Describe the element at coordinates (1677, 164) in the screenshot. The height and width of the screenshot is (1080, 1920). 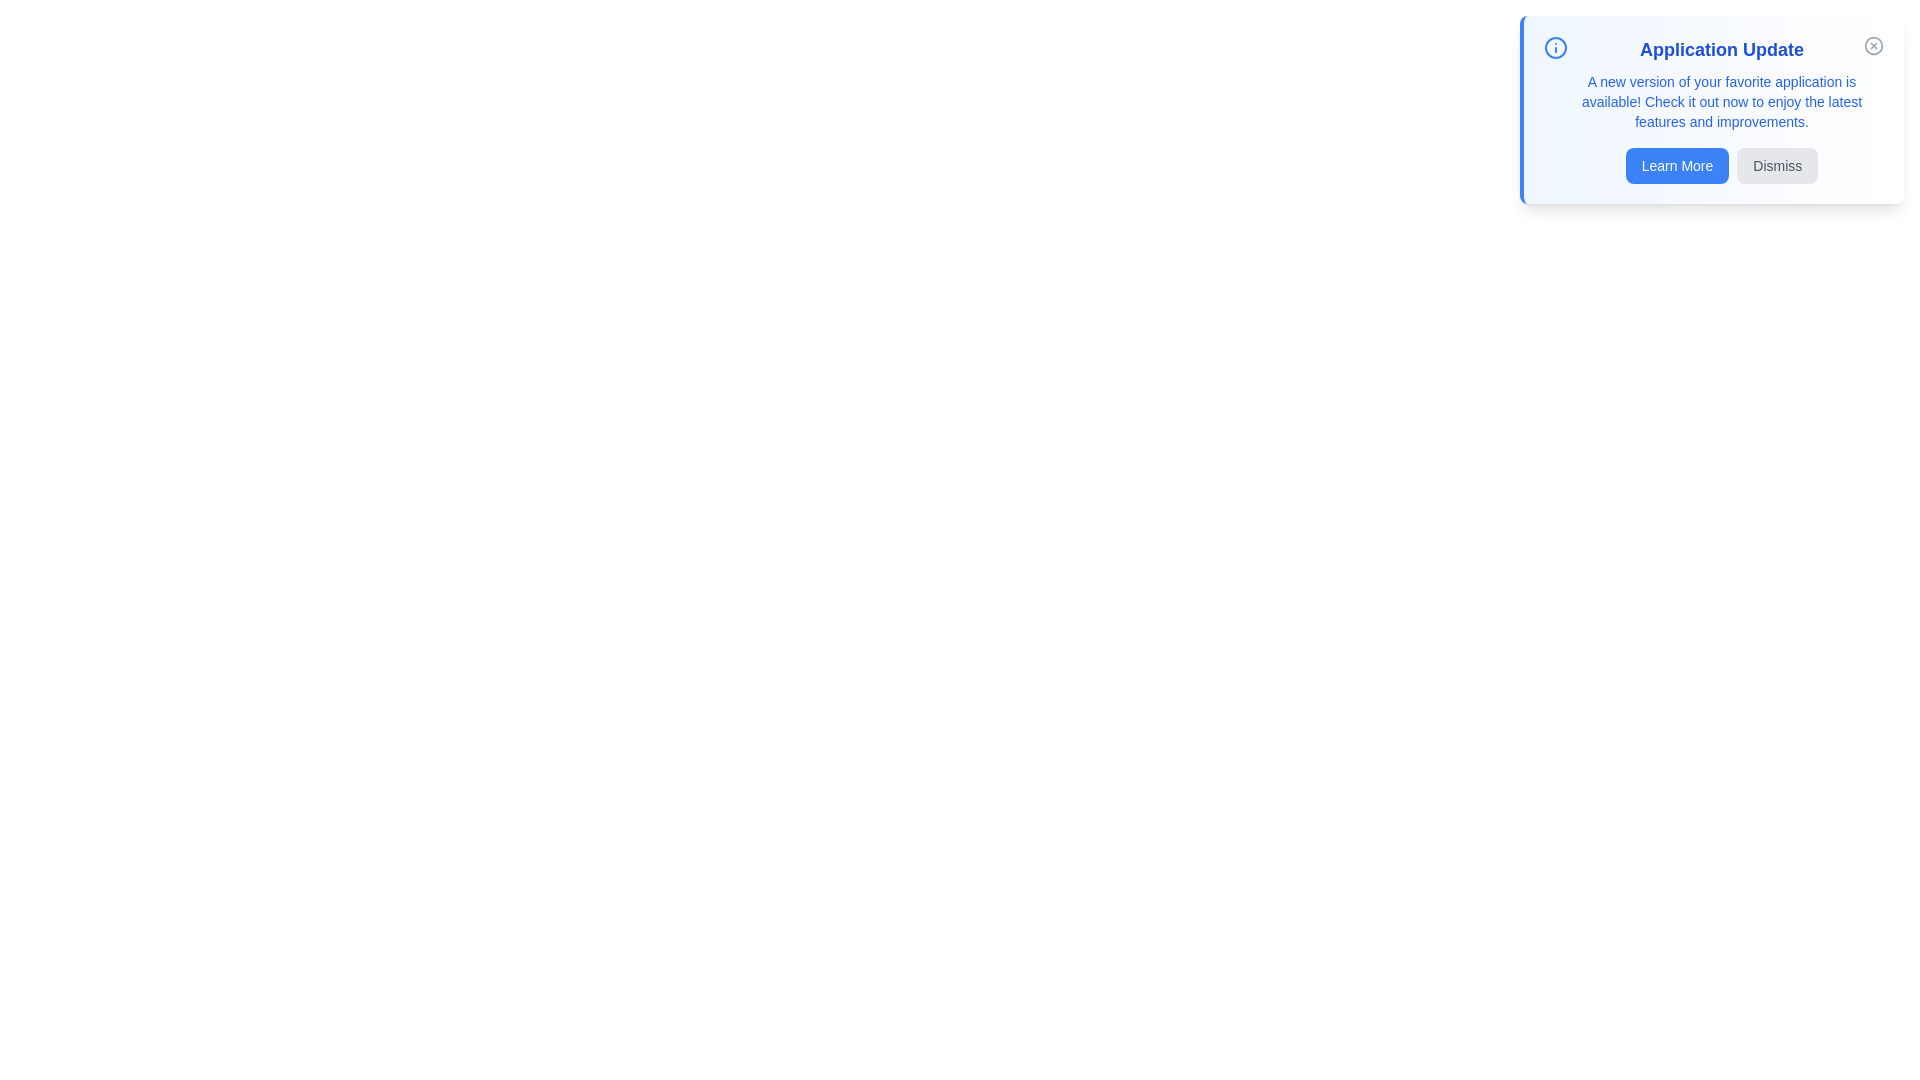
I see `the 'Learn More' button to navigate to the update page` at that location.